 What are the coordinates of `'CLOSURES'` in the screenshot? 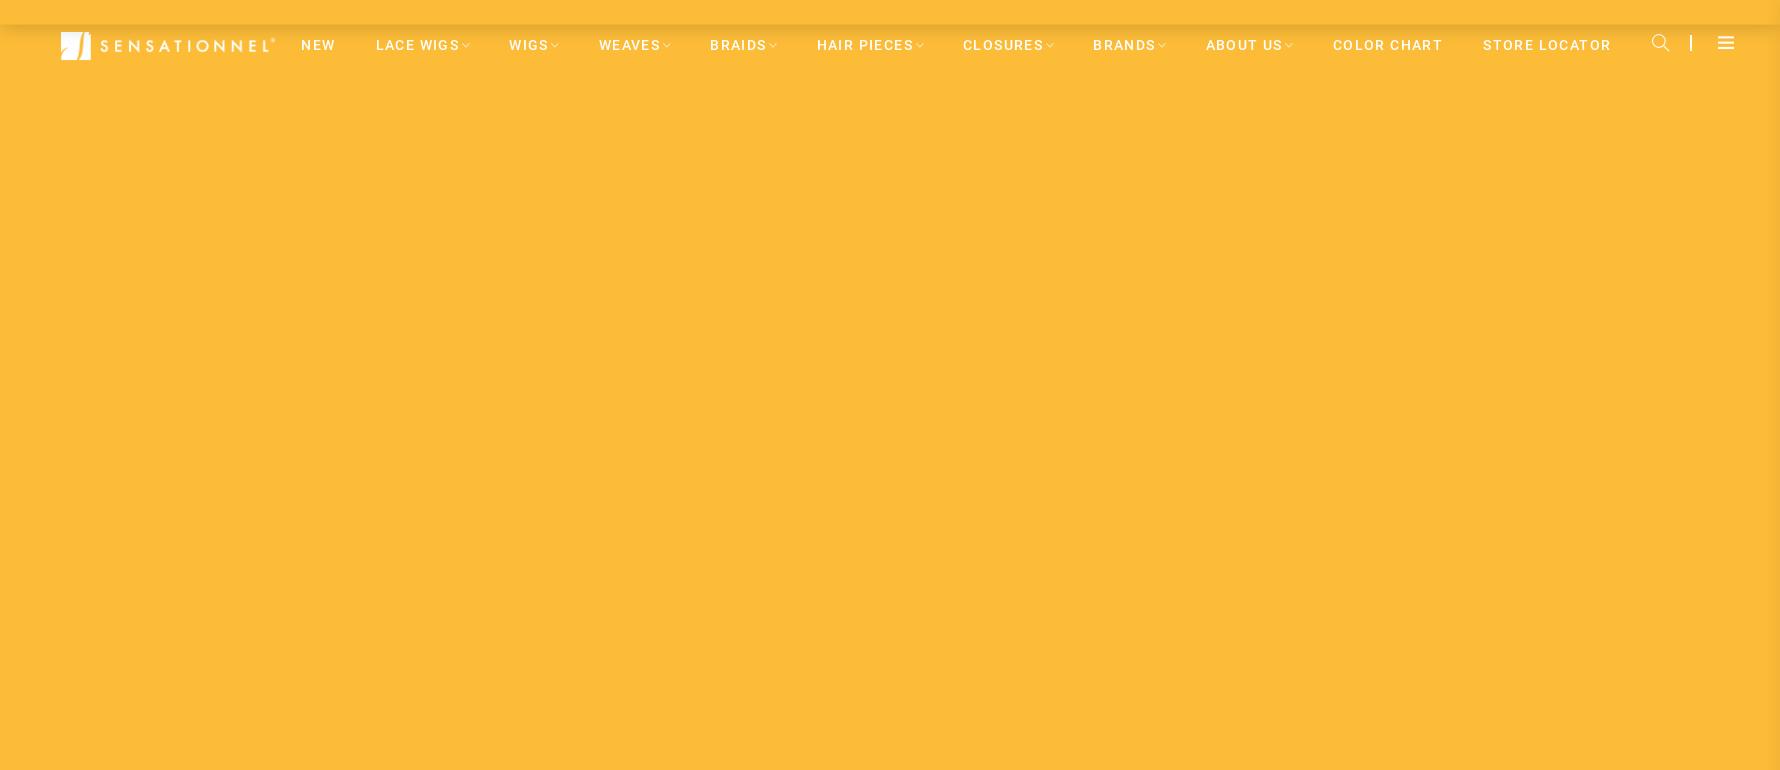 It's located at (962, 43).